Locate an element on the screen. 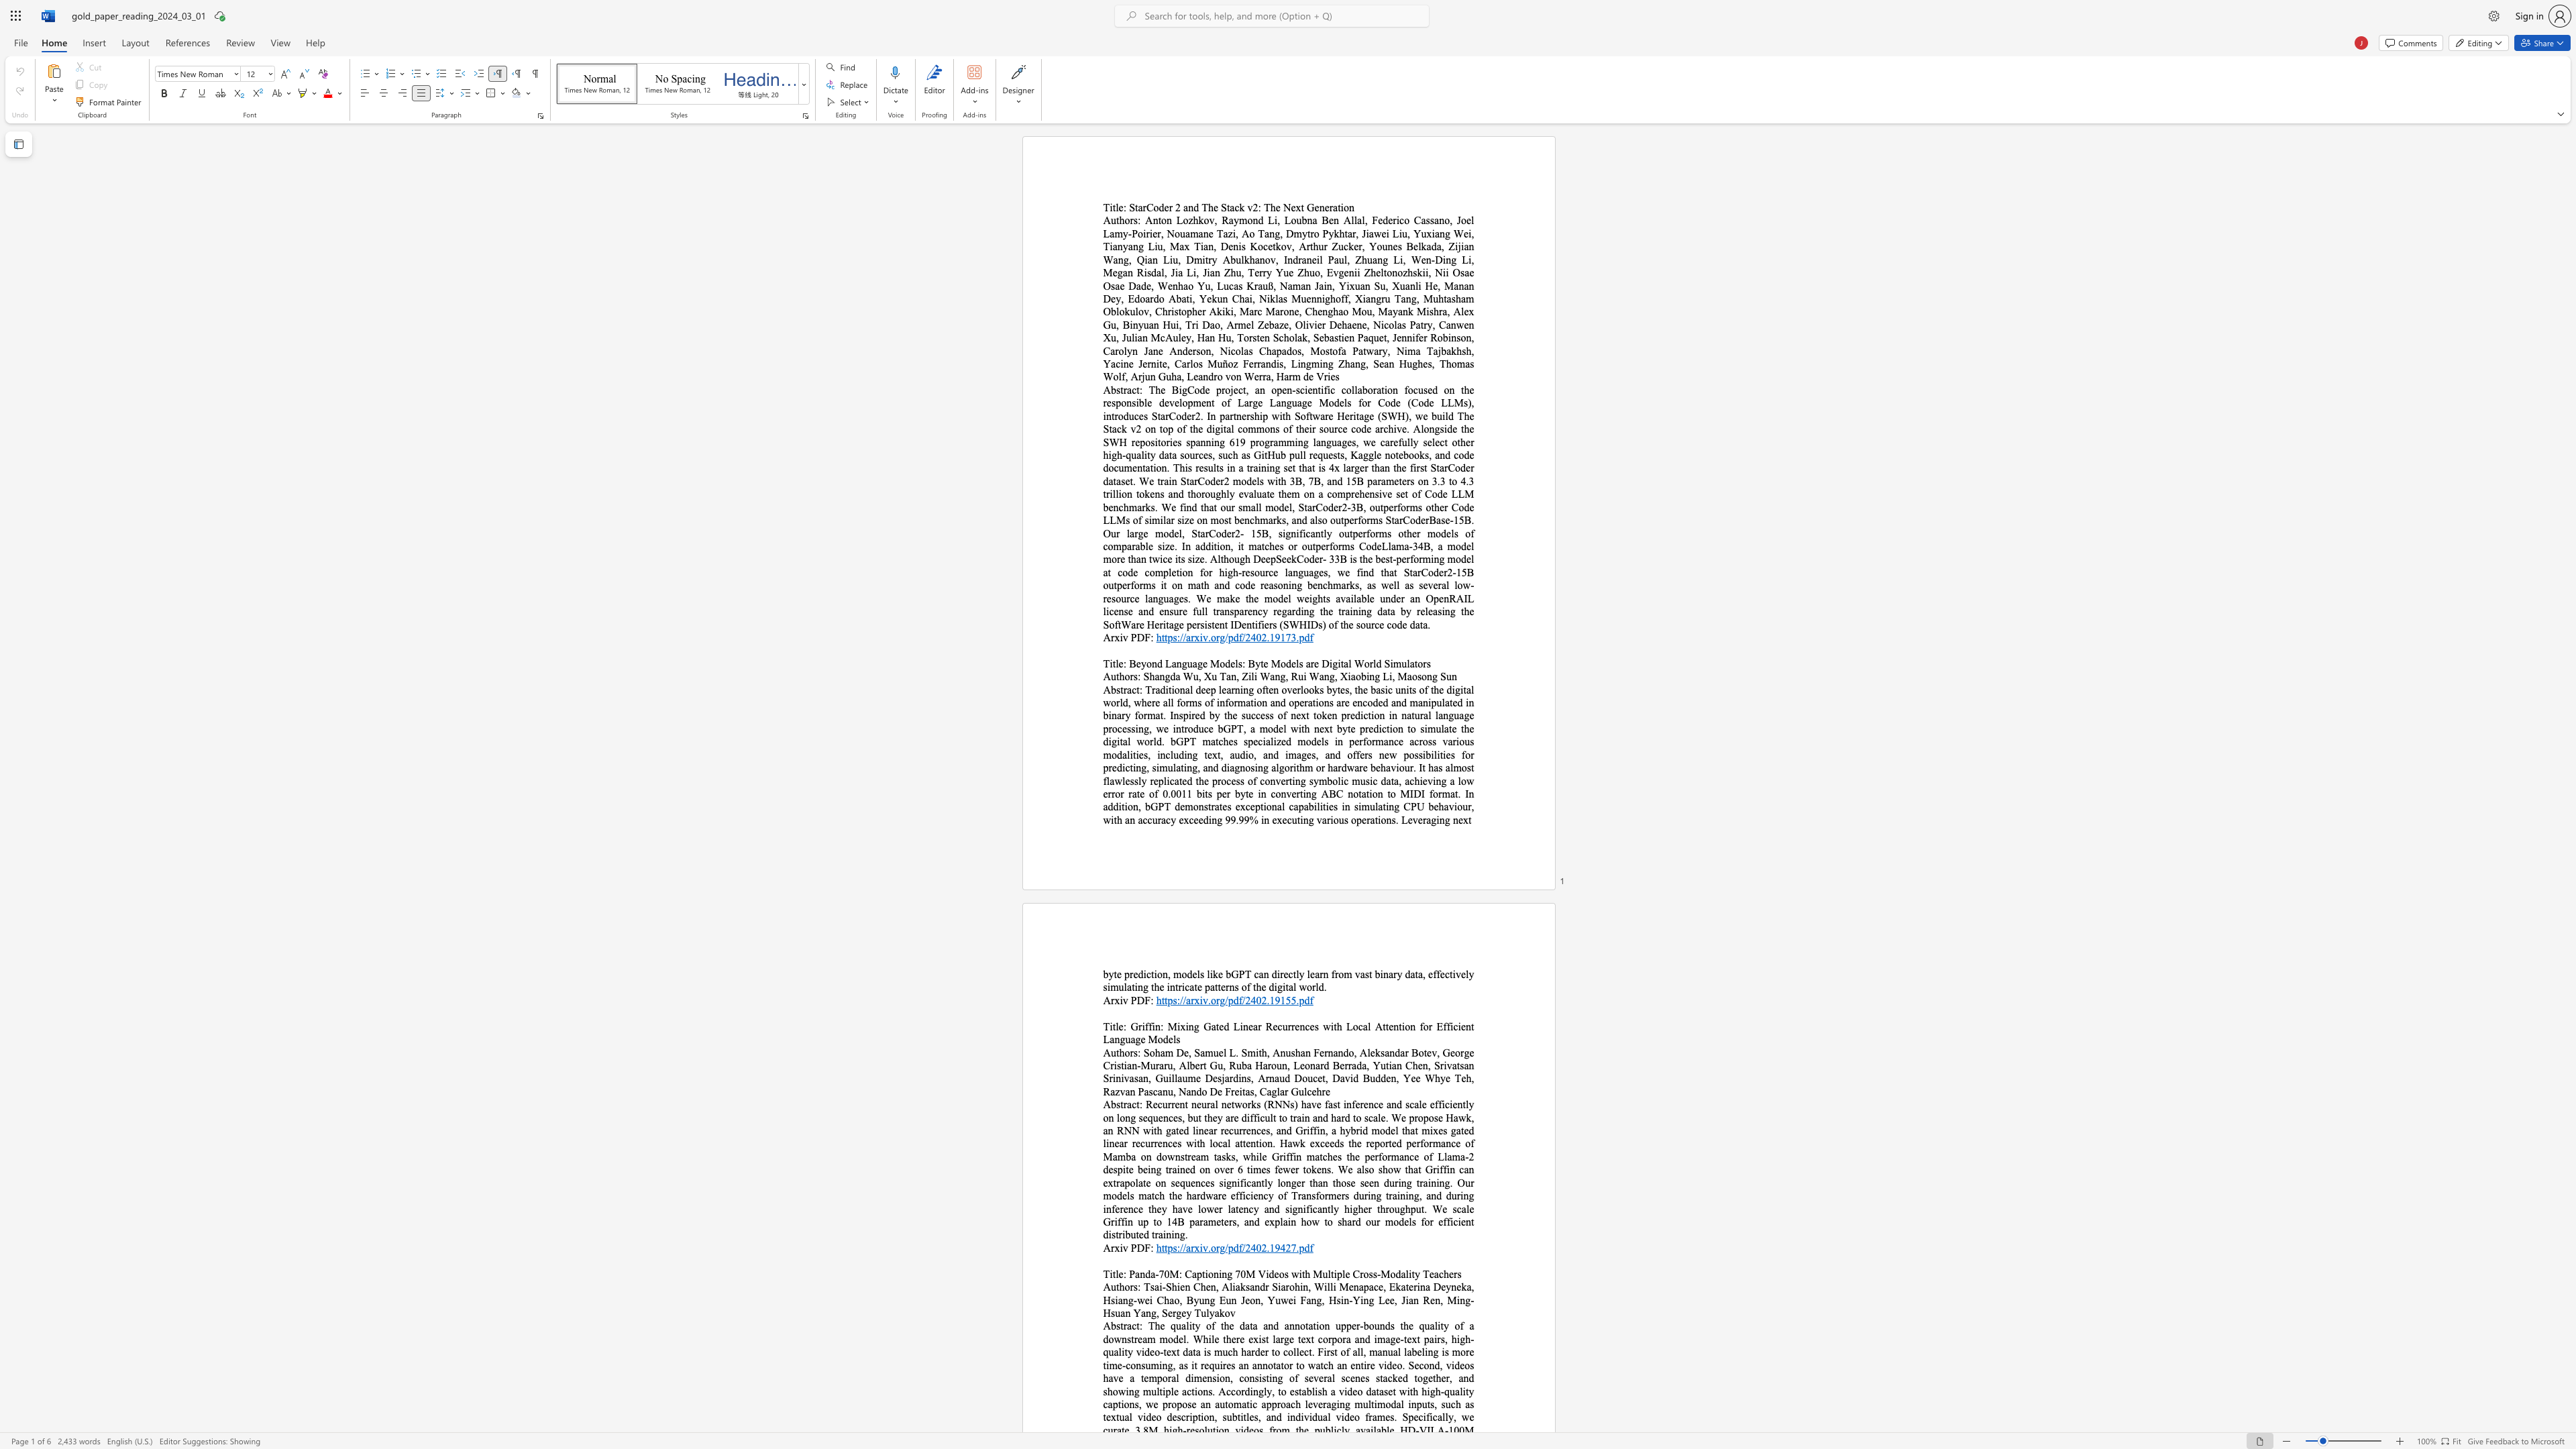 The width and height of the screenshot is (2576, 1449). the subset text "Aliaksandr Siarohin, Willi Menapace, Ekaterina Dey" within the text "Tsai-Shien Chen, Aliaksandr Siarohin, Willi Menapace, Ekaterina Deyneka, Hsiang-wei Chao, Byung Eun Jeon, Yuwei Fang, Hsin-Ying Lee, Jian Ren, Ming-Hsuan Yang, Sergey Tulyakov" is located at coordinates (1222, 1285).